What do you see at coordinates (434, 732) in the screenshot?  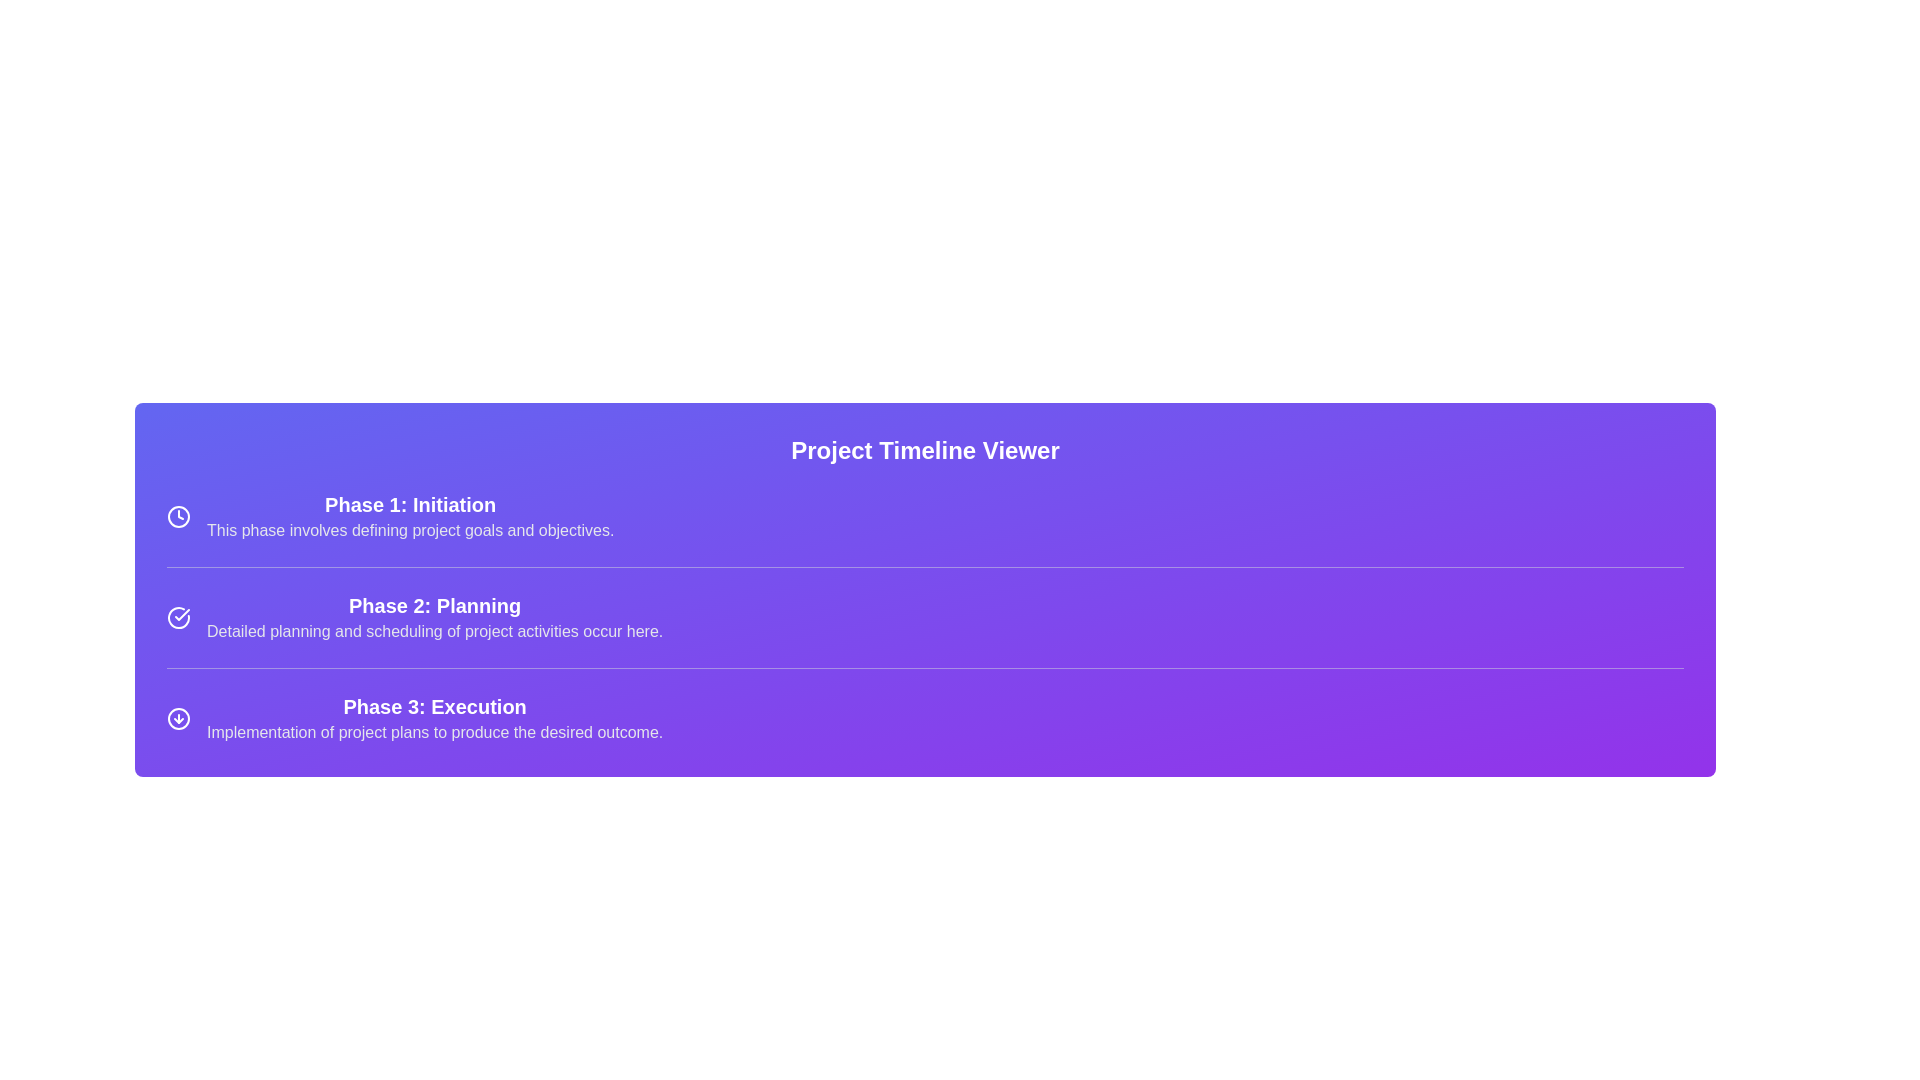 I see `the text label that reads 'Implementation of project plans to produce the desired outcome.' located under the 'Phase 3: Execution' heading` at bounding box center [434, 732].